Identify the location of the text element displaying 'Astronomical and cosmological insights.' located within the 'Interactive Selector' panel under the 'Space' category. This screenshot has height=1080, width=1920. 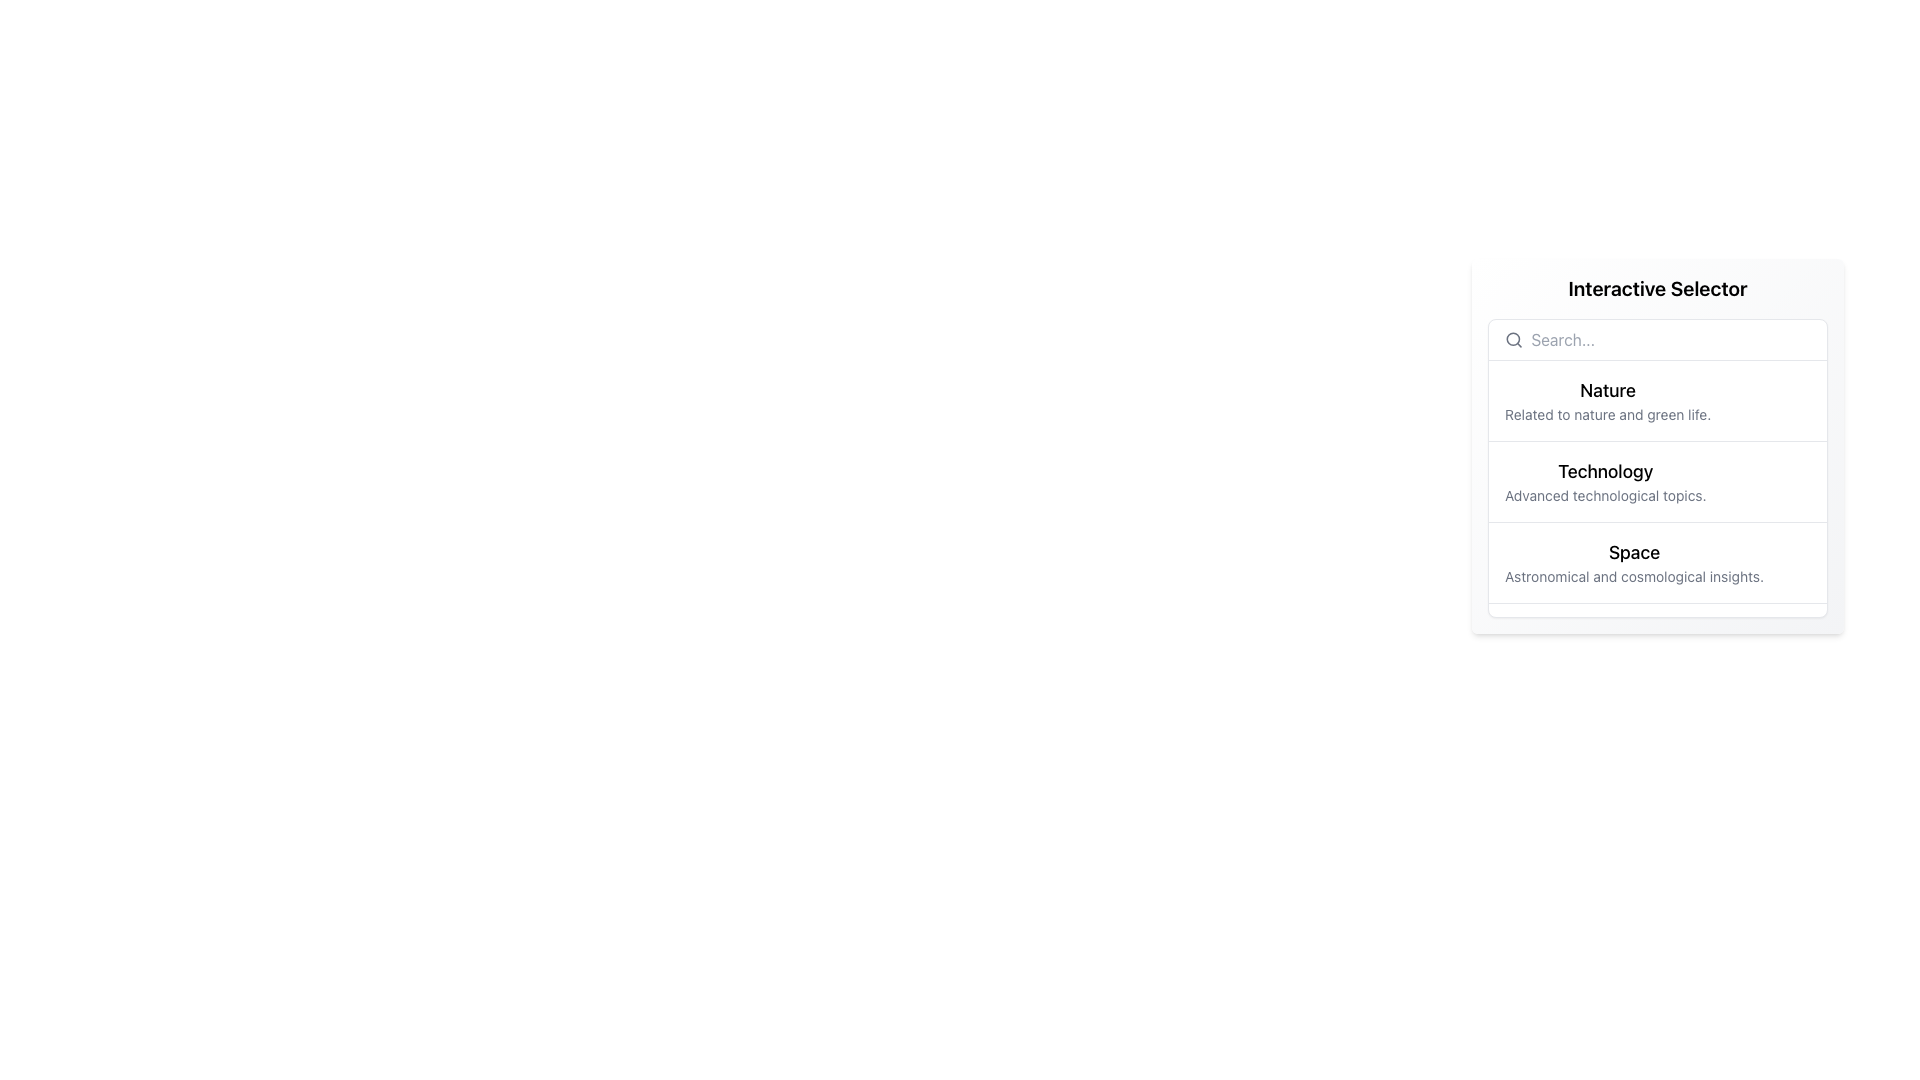
(1634, 577).